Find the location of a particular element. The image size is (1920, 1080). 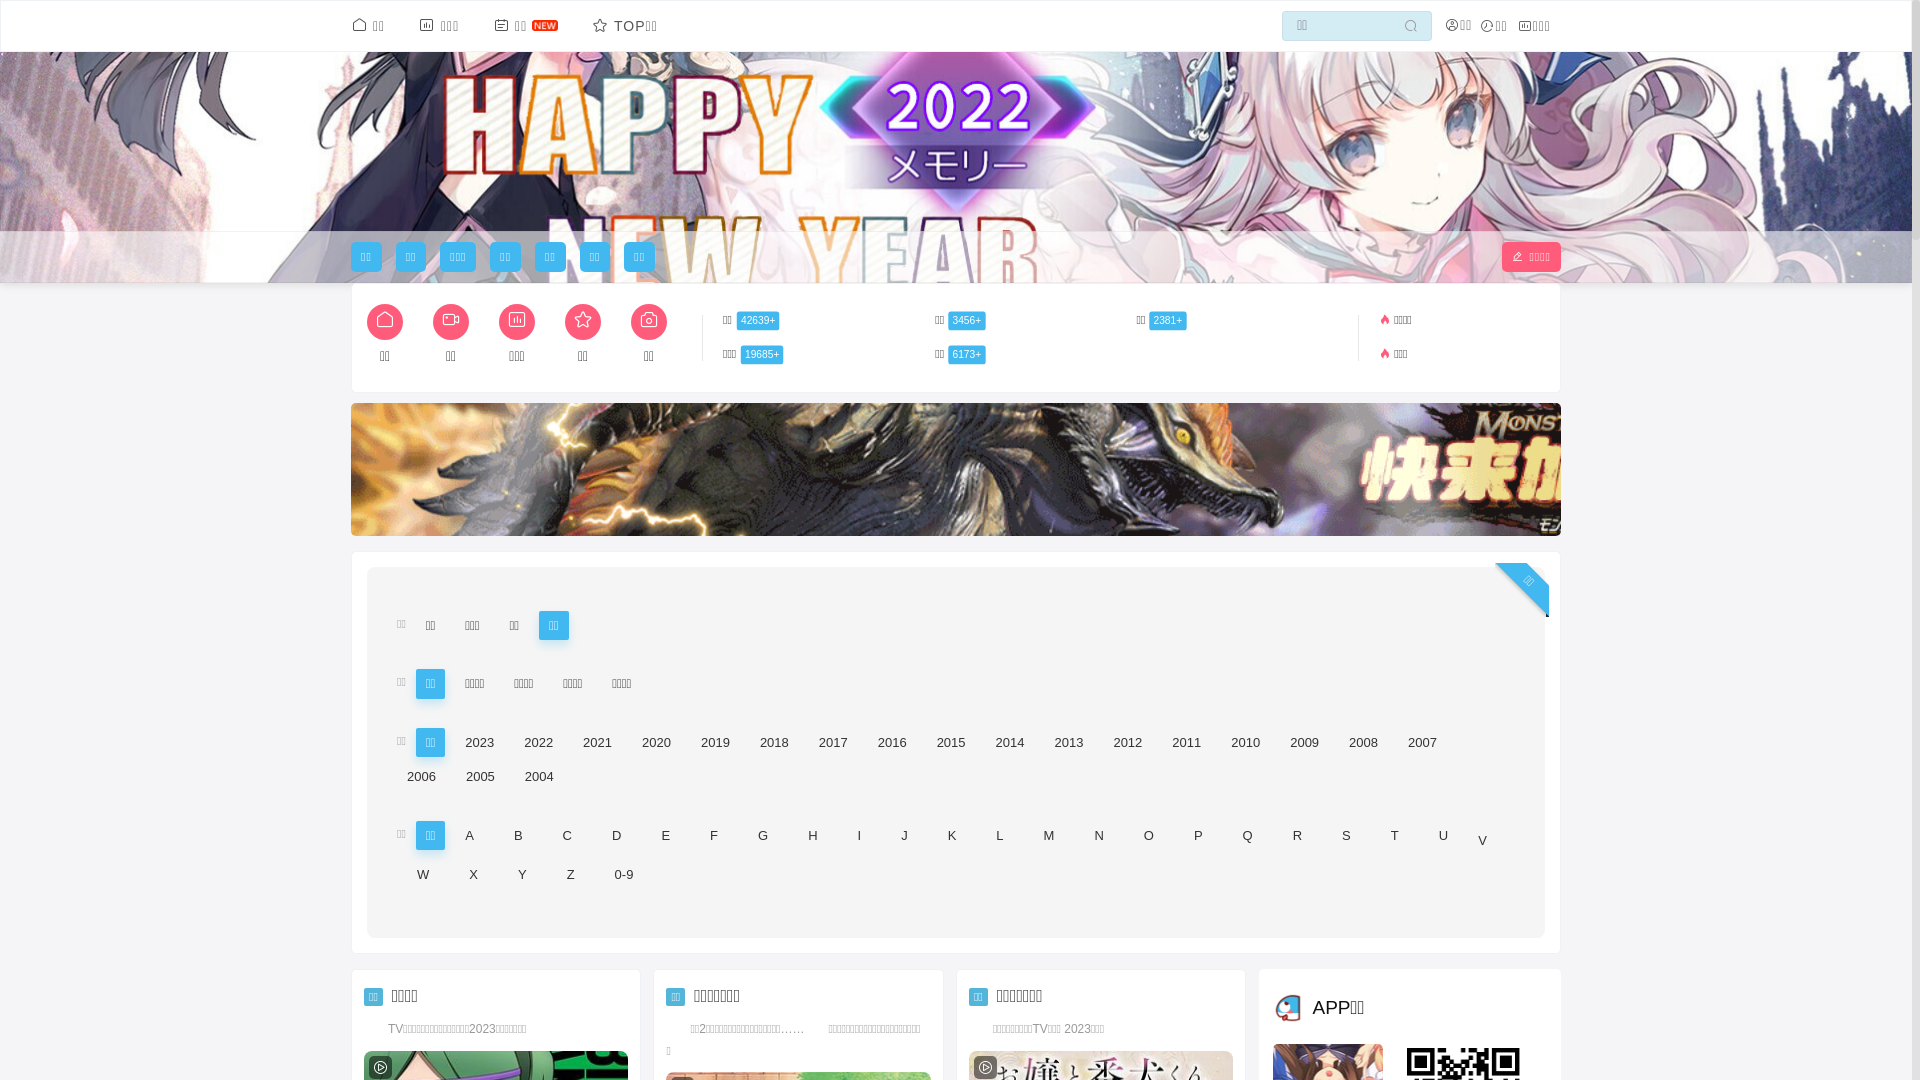

'I' is located at coordinates (859, 835).